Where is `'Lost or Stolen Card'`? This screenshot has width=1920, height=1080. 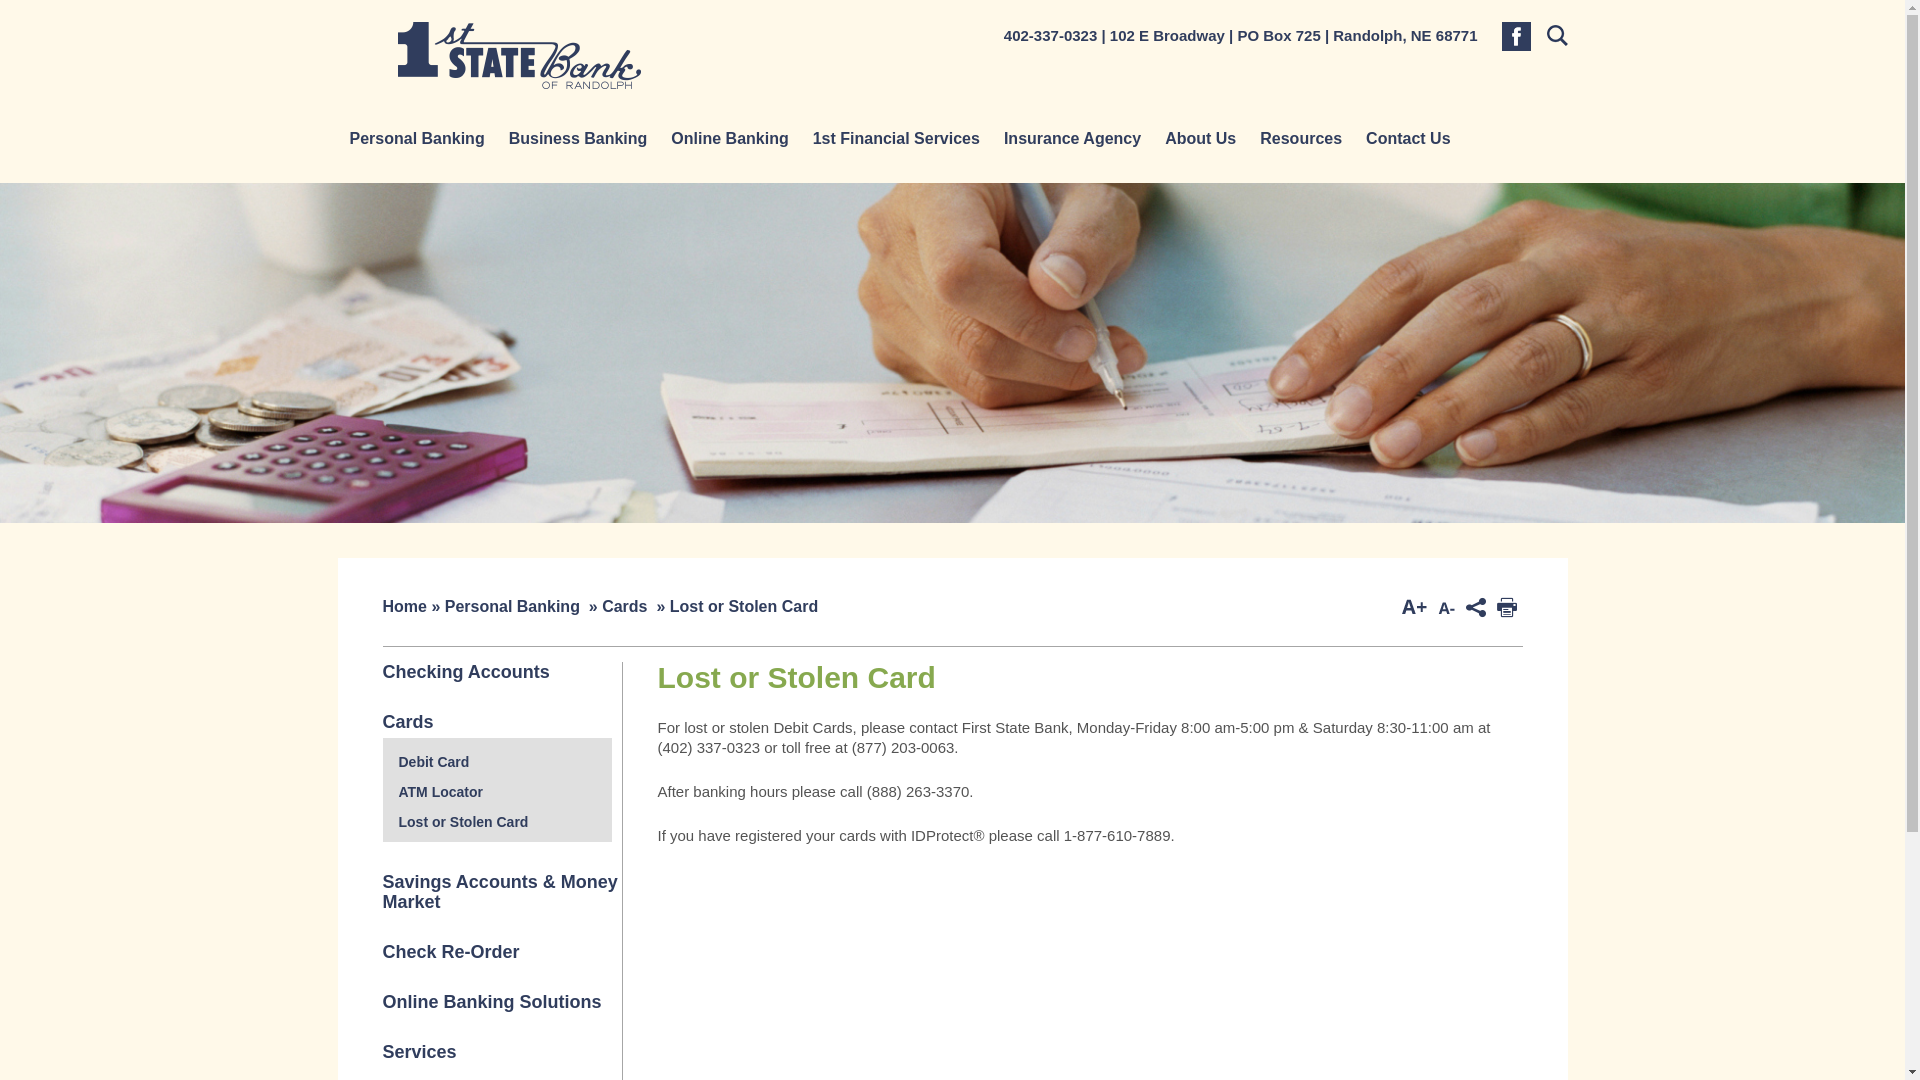
'Lost or Stolen Card' is located at coordinates (461, 821).